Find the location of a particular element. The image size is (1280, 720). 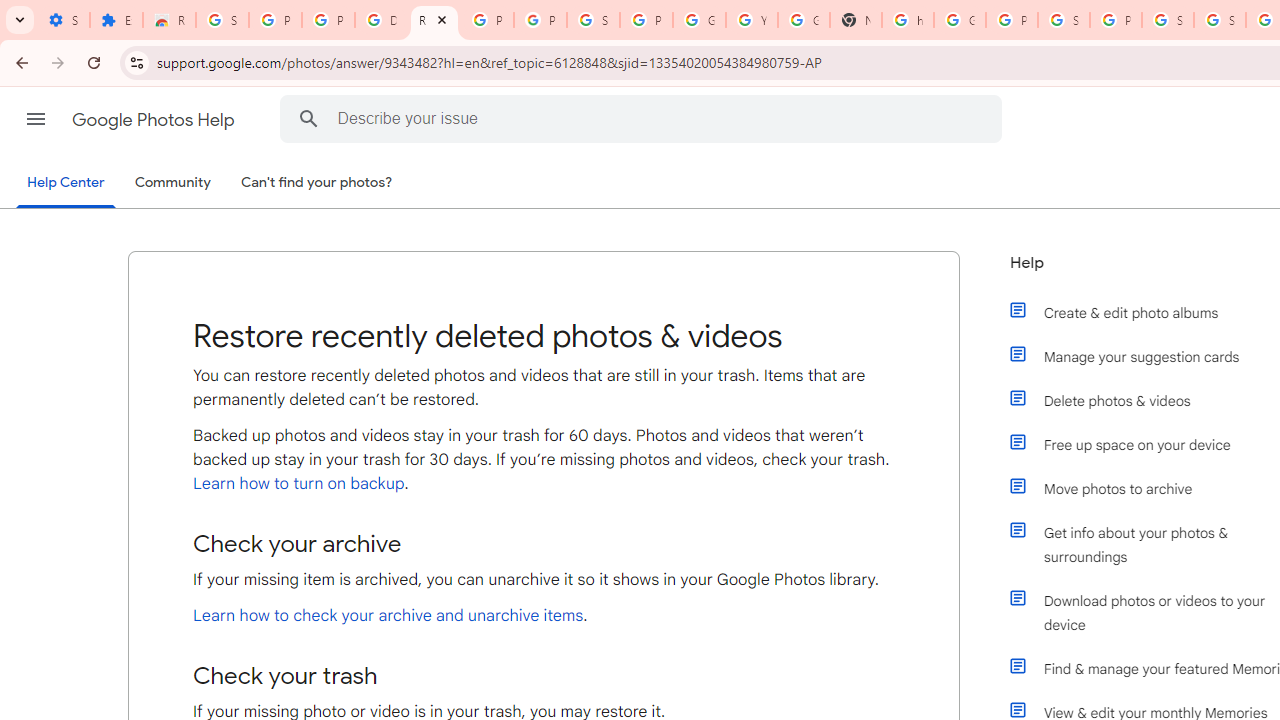

'View site information' is located at coordinates (135, 61).